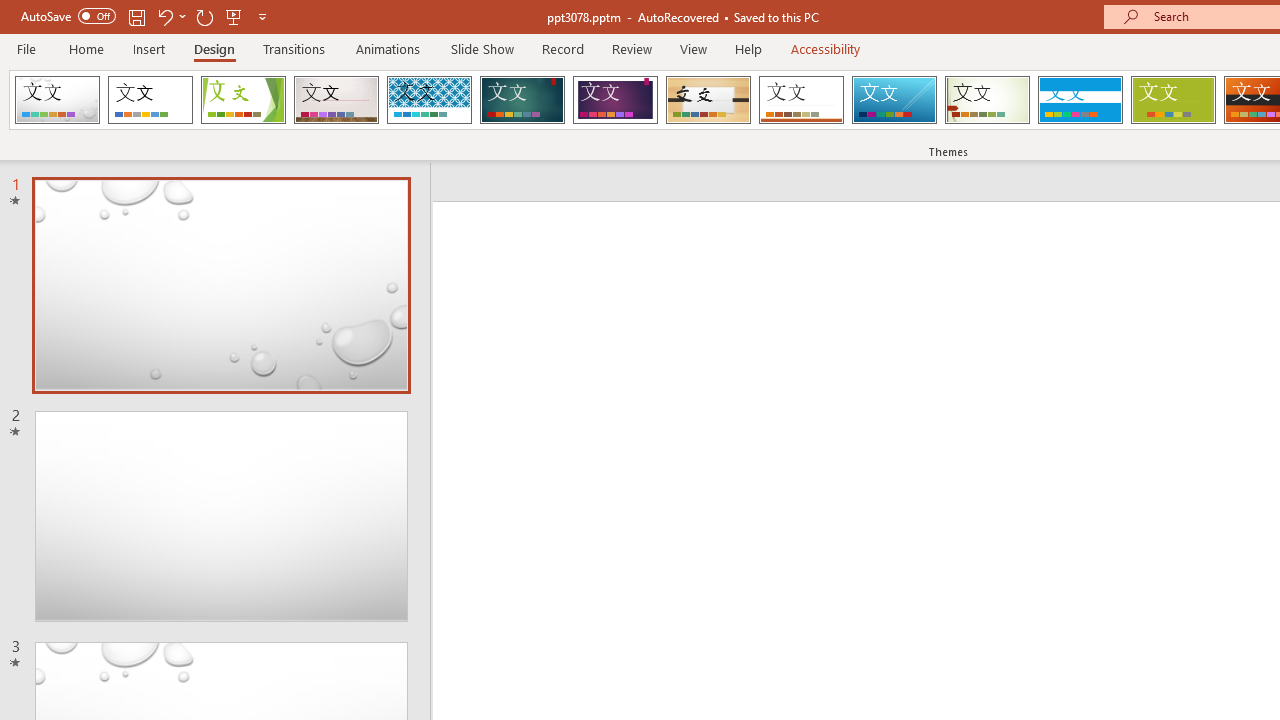 The width and height of the screenshot is (1280, 720). What do you see at coordinates (987, 100) in the screenshot?
I see `'Wisp'` at bounding box center [987, 100].